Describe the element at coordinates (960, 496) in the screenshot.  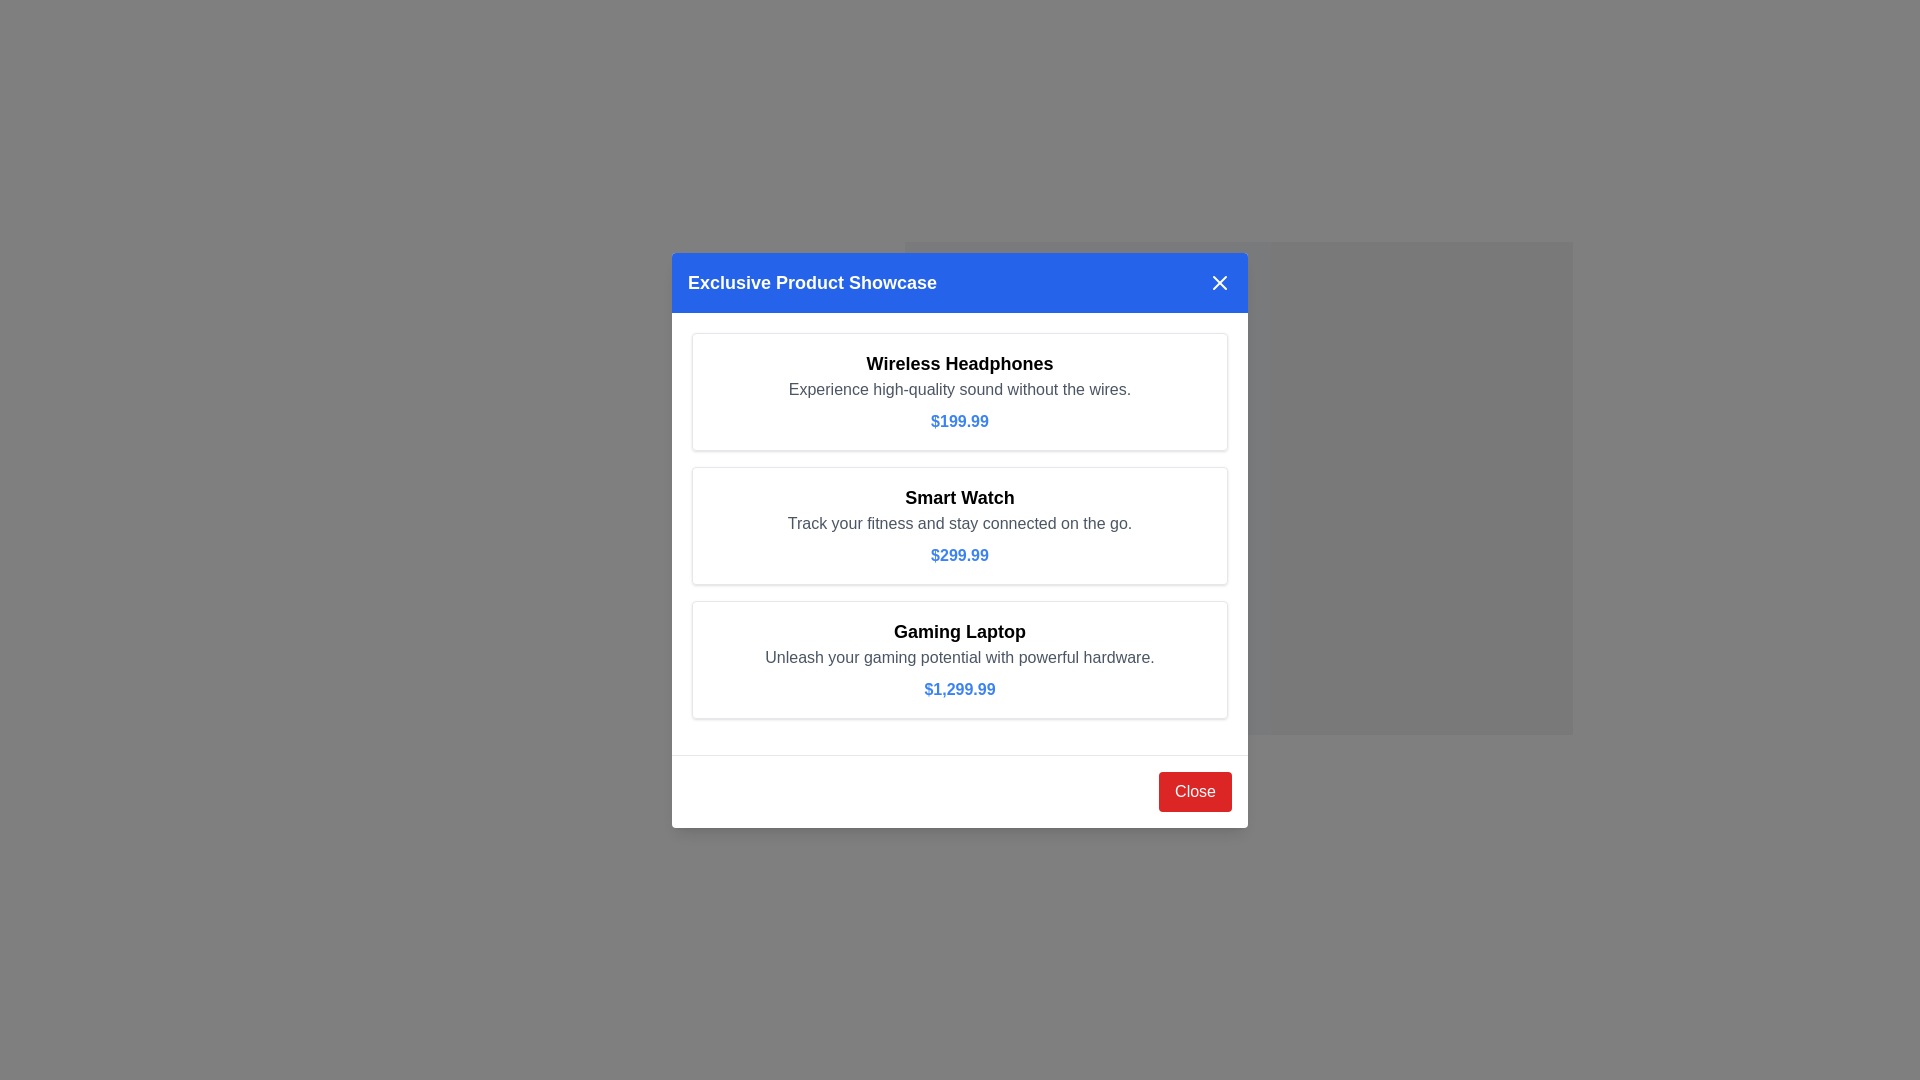
I see `the title text element that identifies the product section as 'Smart Watch'` at that location.